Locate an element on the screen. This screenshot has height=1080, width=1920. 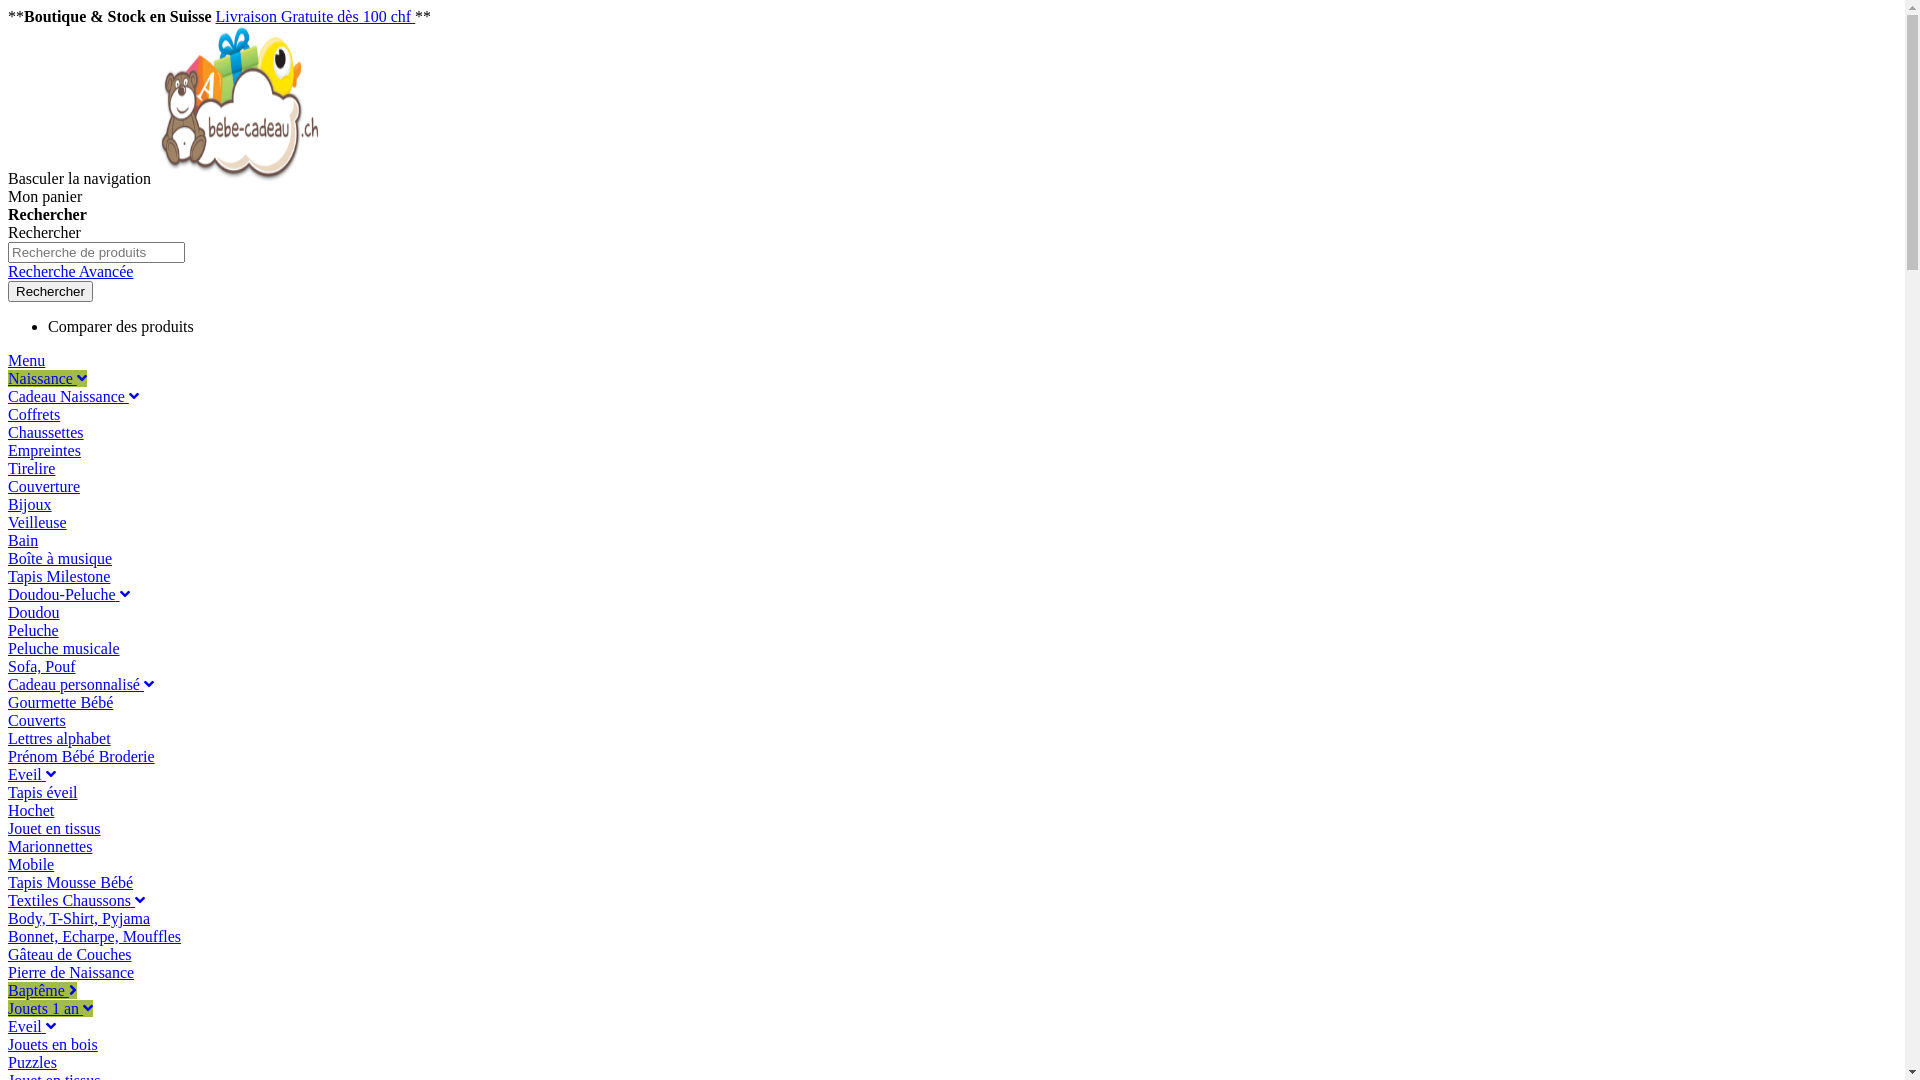
'Body, T-Shirt, Pyjama' is located at coordinates (78, 918).